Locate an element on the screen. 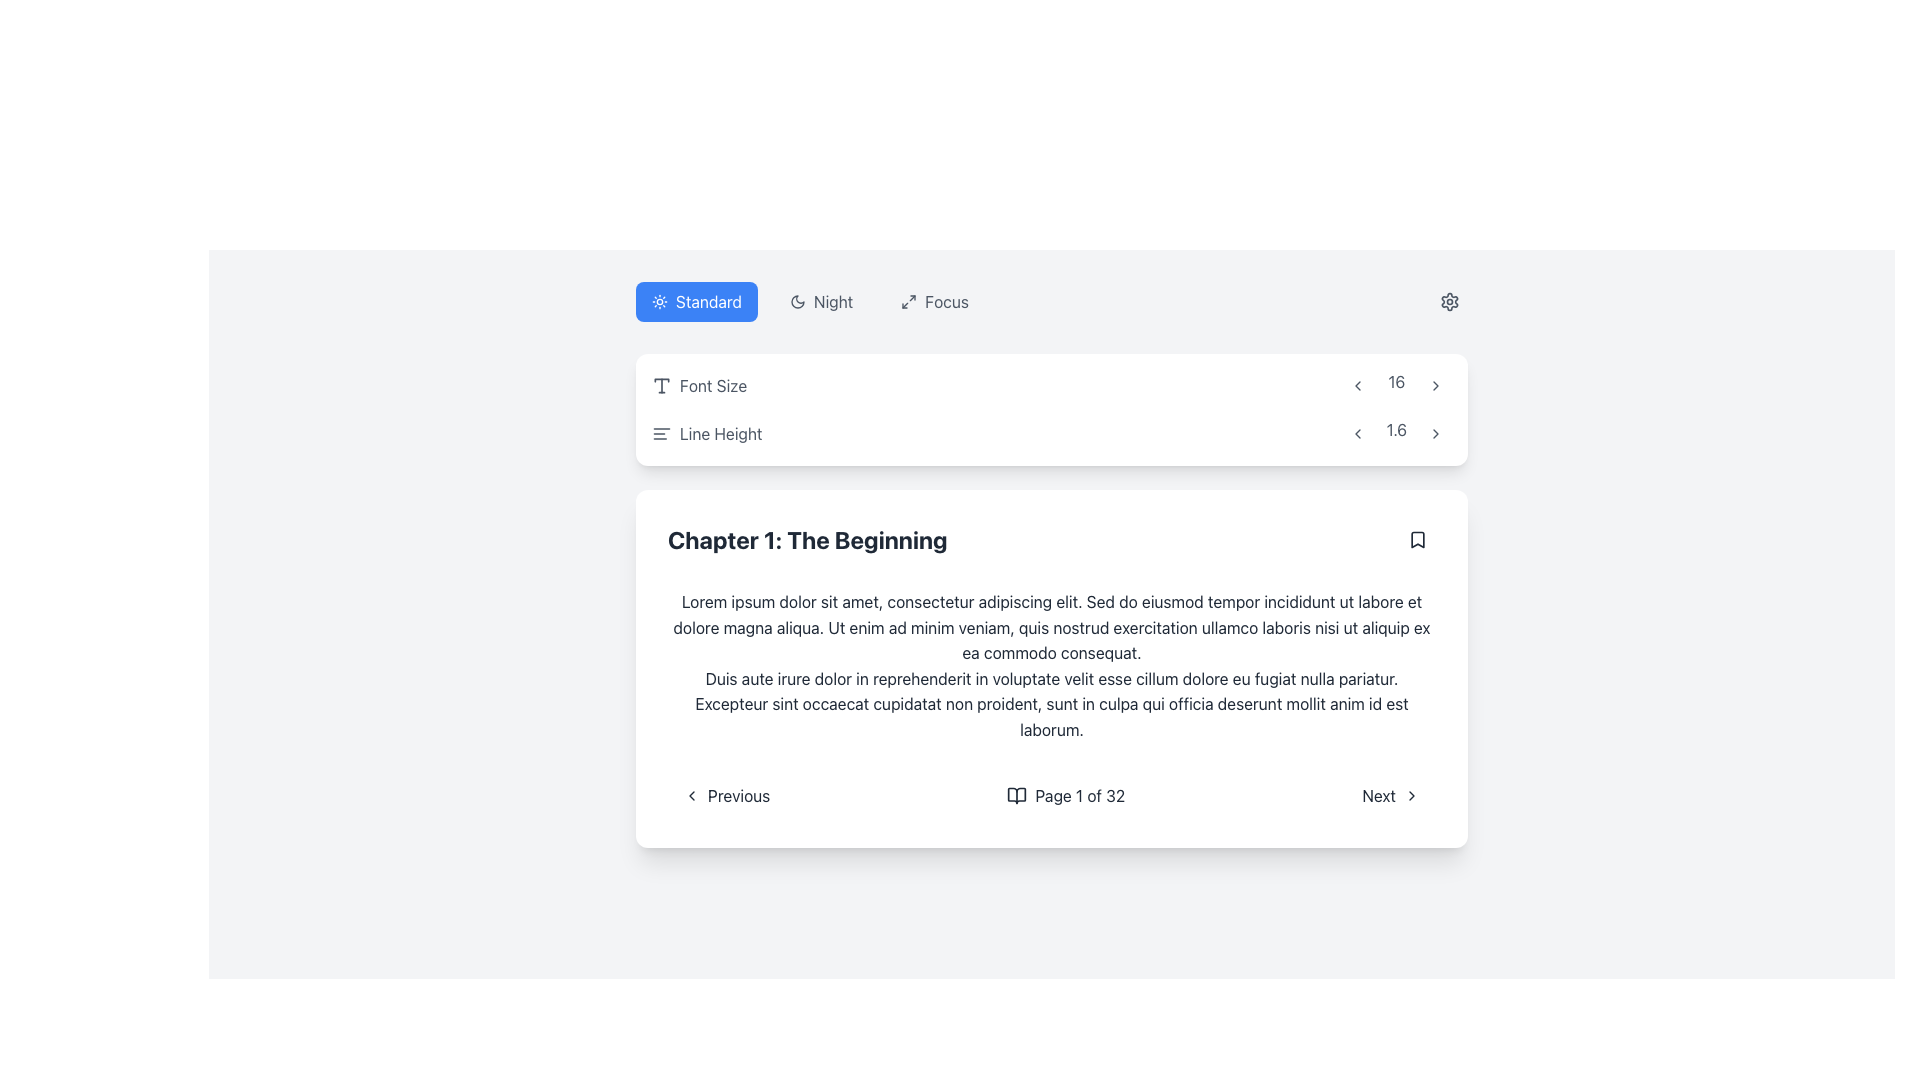 Image resolution: width=1920 pixels, height=1080 pixels. the left chevron-shaped arrow icon styled with gray color is located at coordinates (1357, 433).